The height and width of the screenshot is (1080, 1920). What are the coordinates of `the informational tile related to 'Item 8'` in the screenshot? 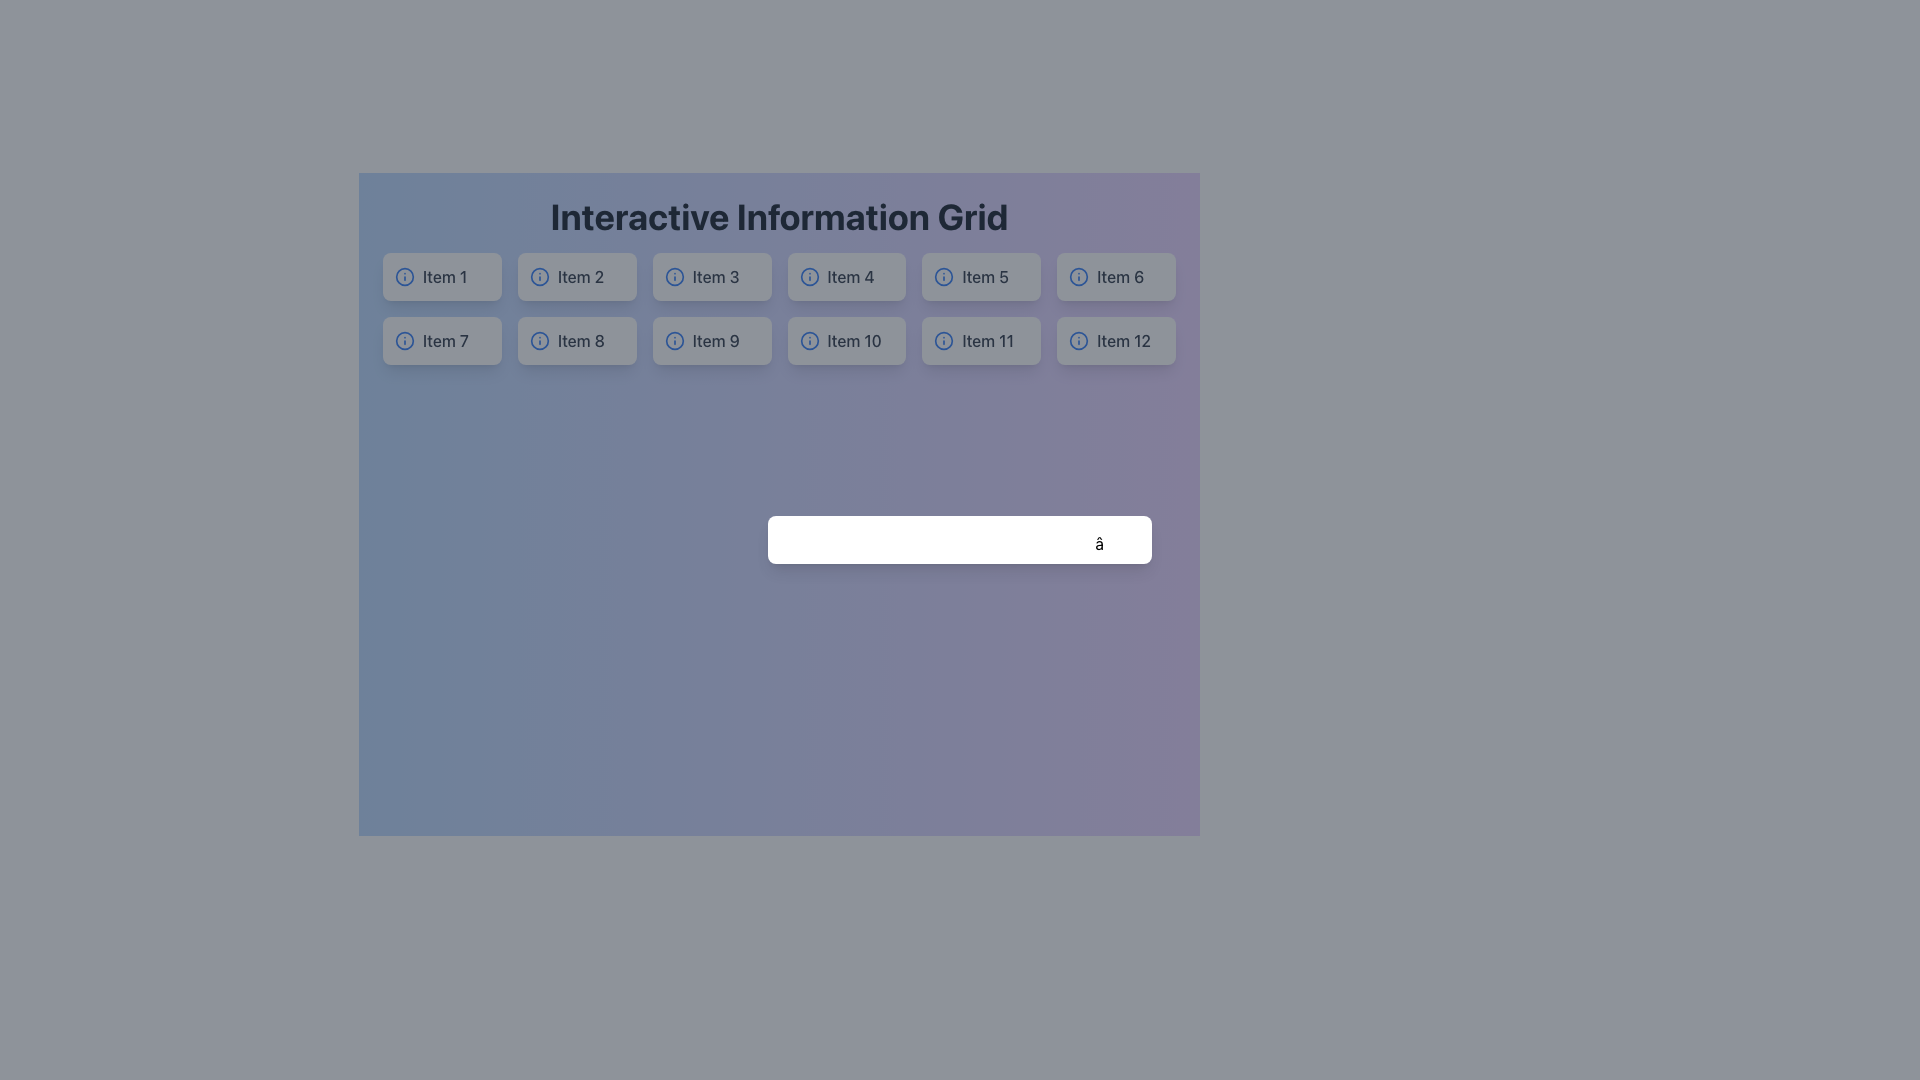 It's located at (576, 339).